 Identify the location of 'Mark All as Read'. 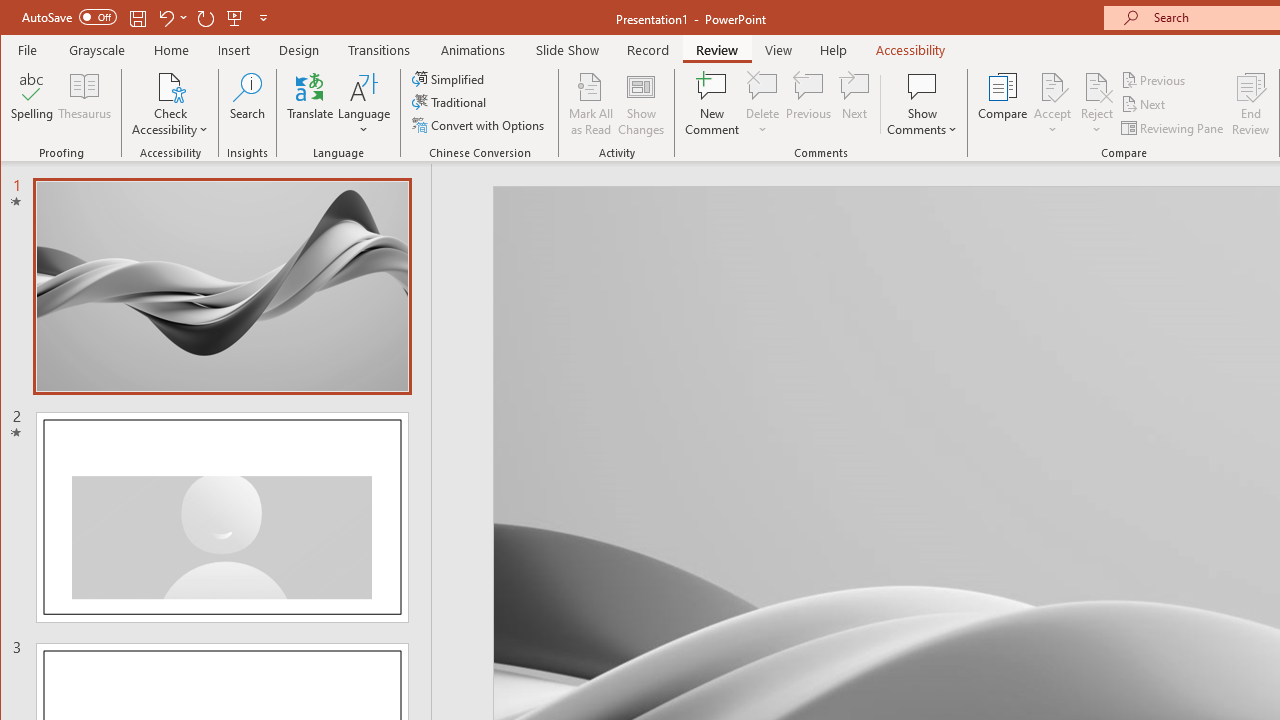
(590, 104).